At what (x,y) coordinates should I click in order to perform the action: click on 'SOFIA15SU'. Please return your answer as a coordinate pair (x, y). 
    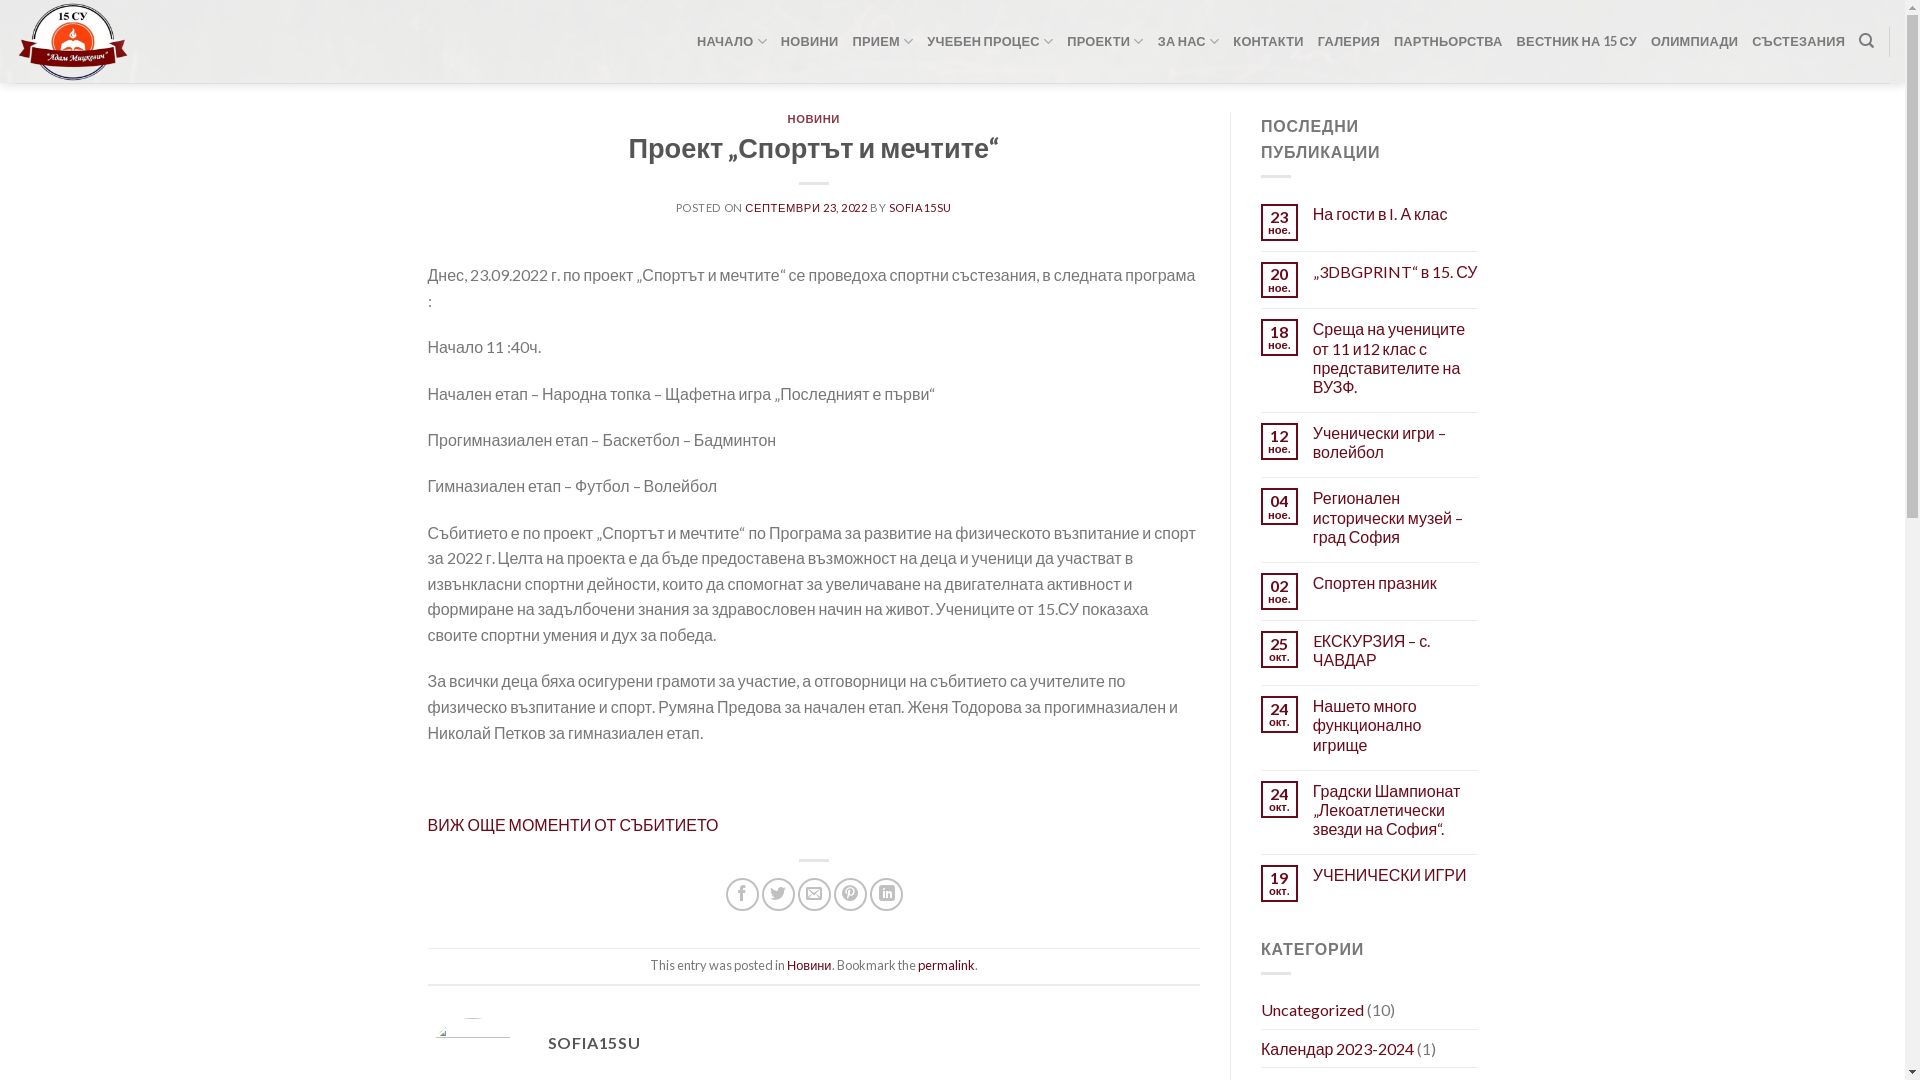
    Looking at the image, I should click on (887, 207).